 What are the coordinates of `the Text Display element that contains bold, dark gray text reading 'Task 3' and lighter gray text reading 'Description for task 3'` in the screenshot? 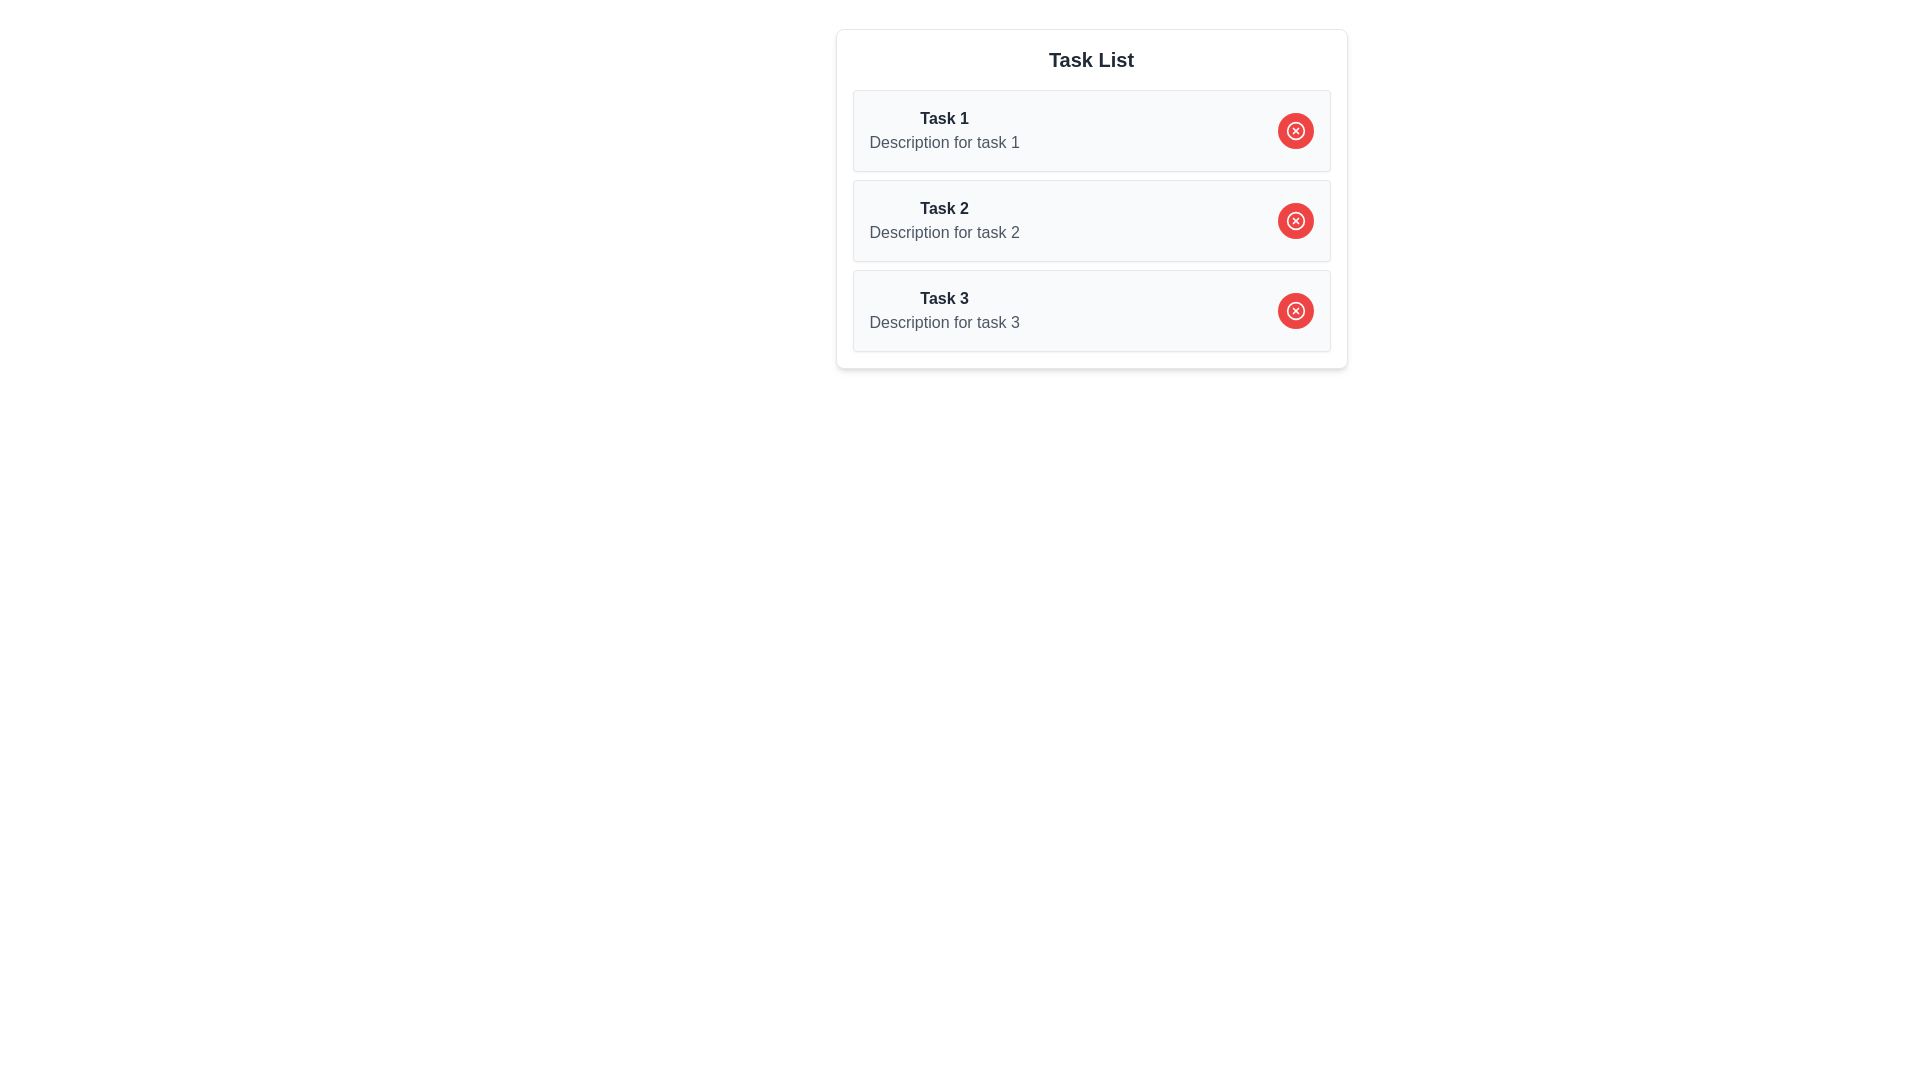 It's located at (943, 311).